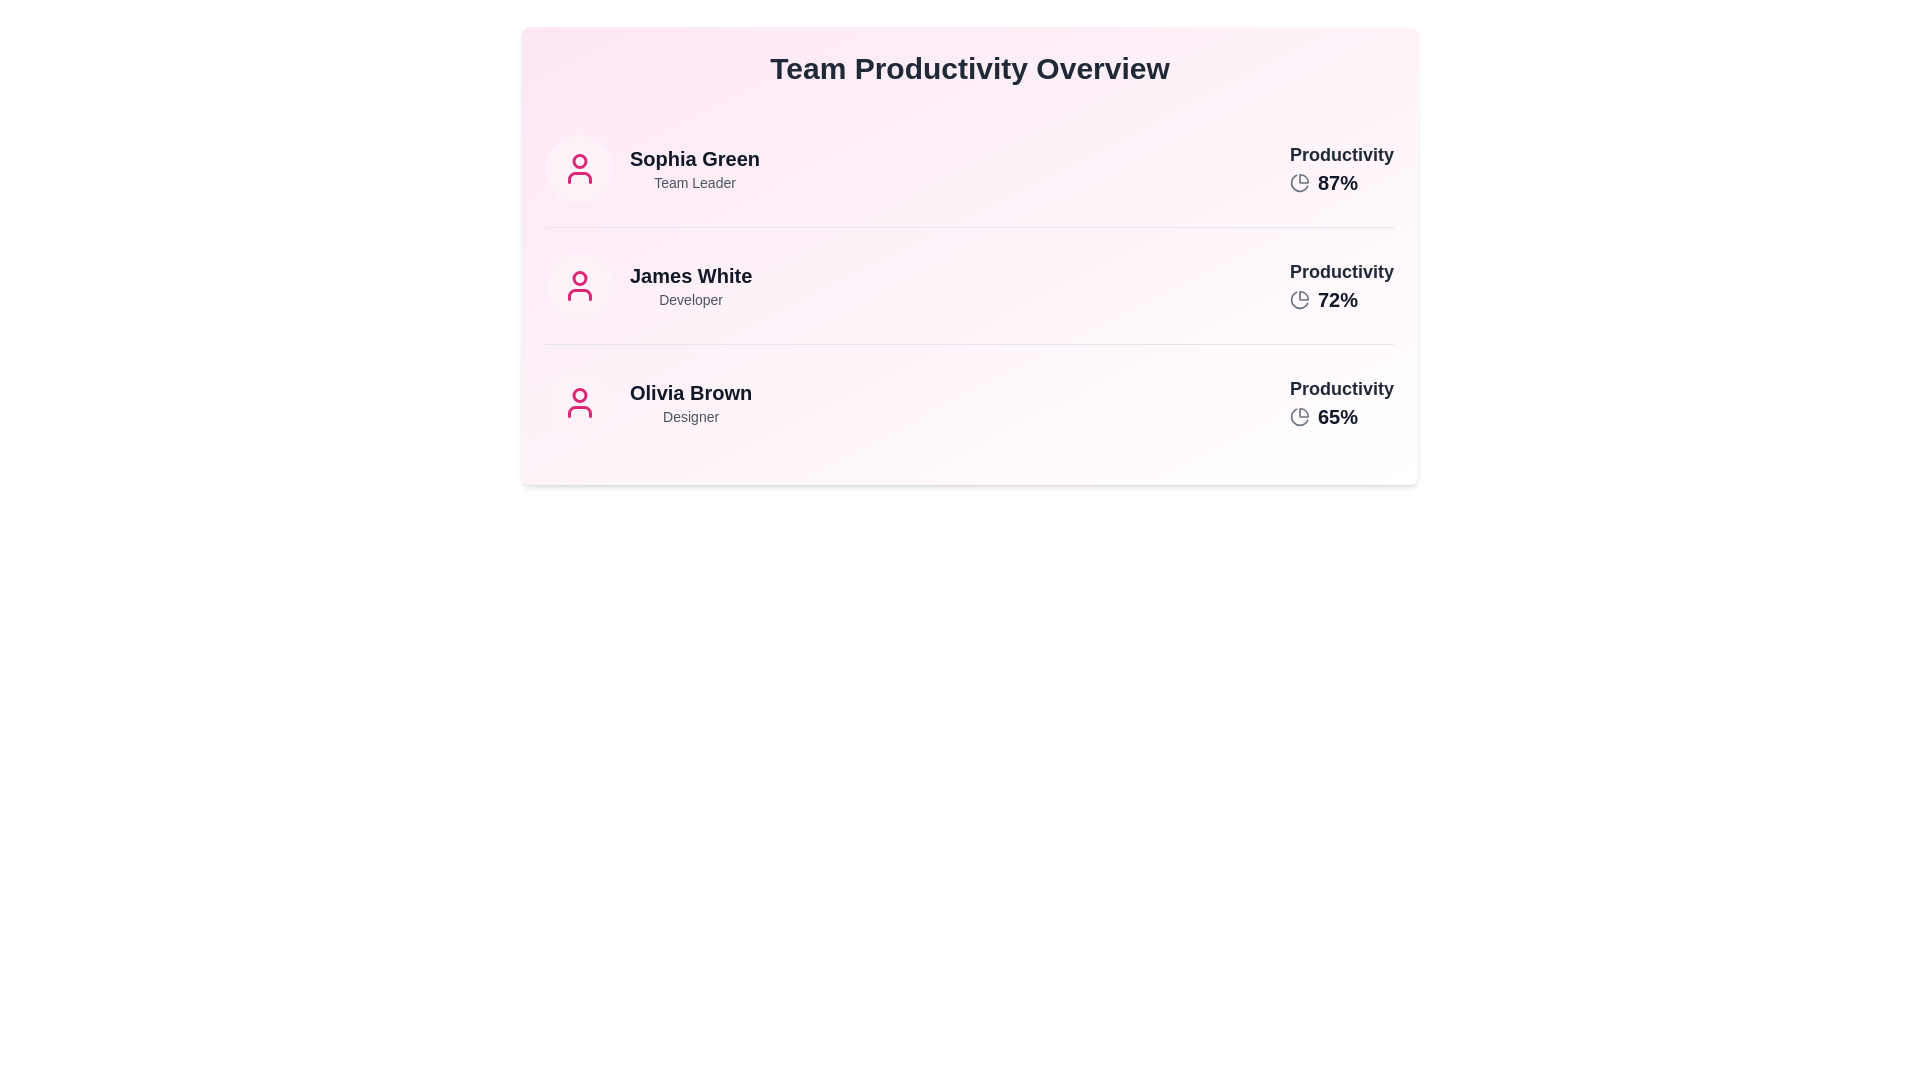 This screenshot has width=1920, height=1080. What do you see at coordinates (649, 402) in the screenshot?
I see `the Profile card entry displaying the name and role of 'Olivia Brown,' which is the third entry in the team members list` at bounding box center [649, 402].